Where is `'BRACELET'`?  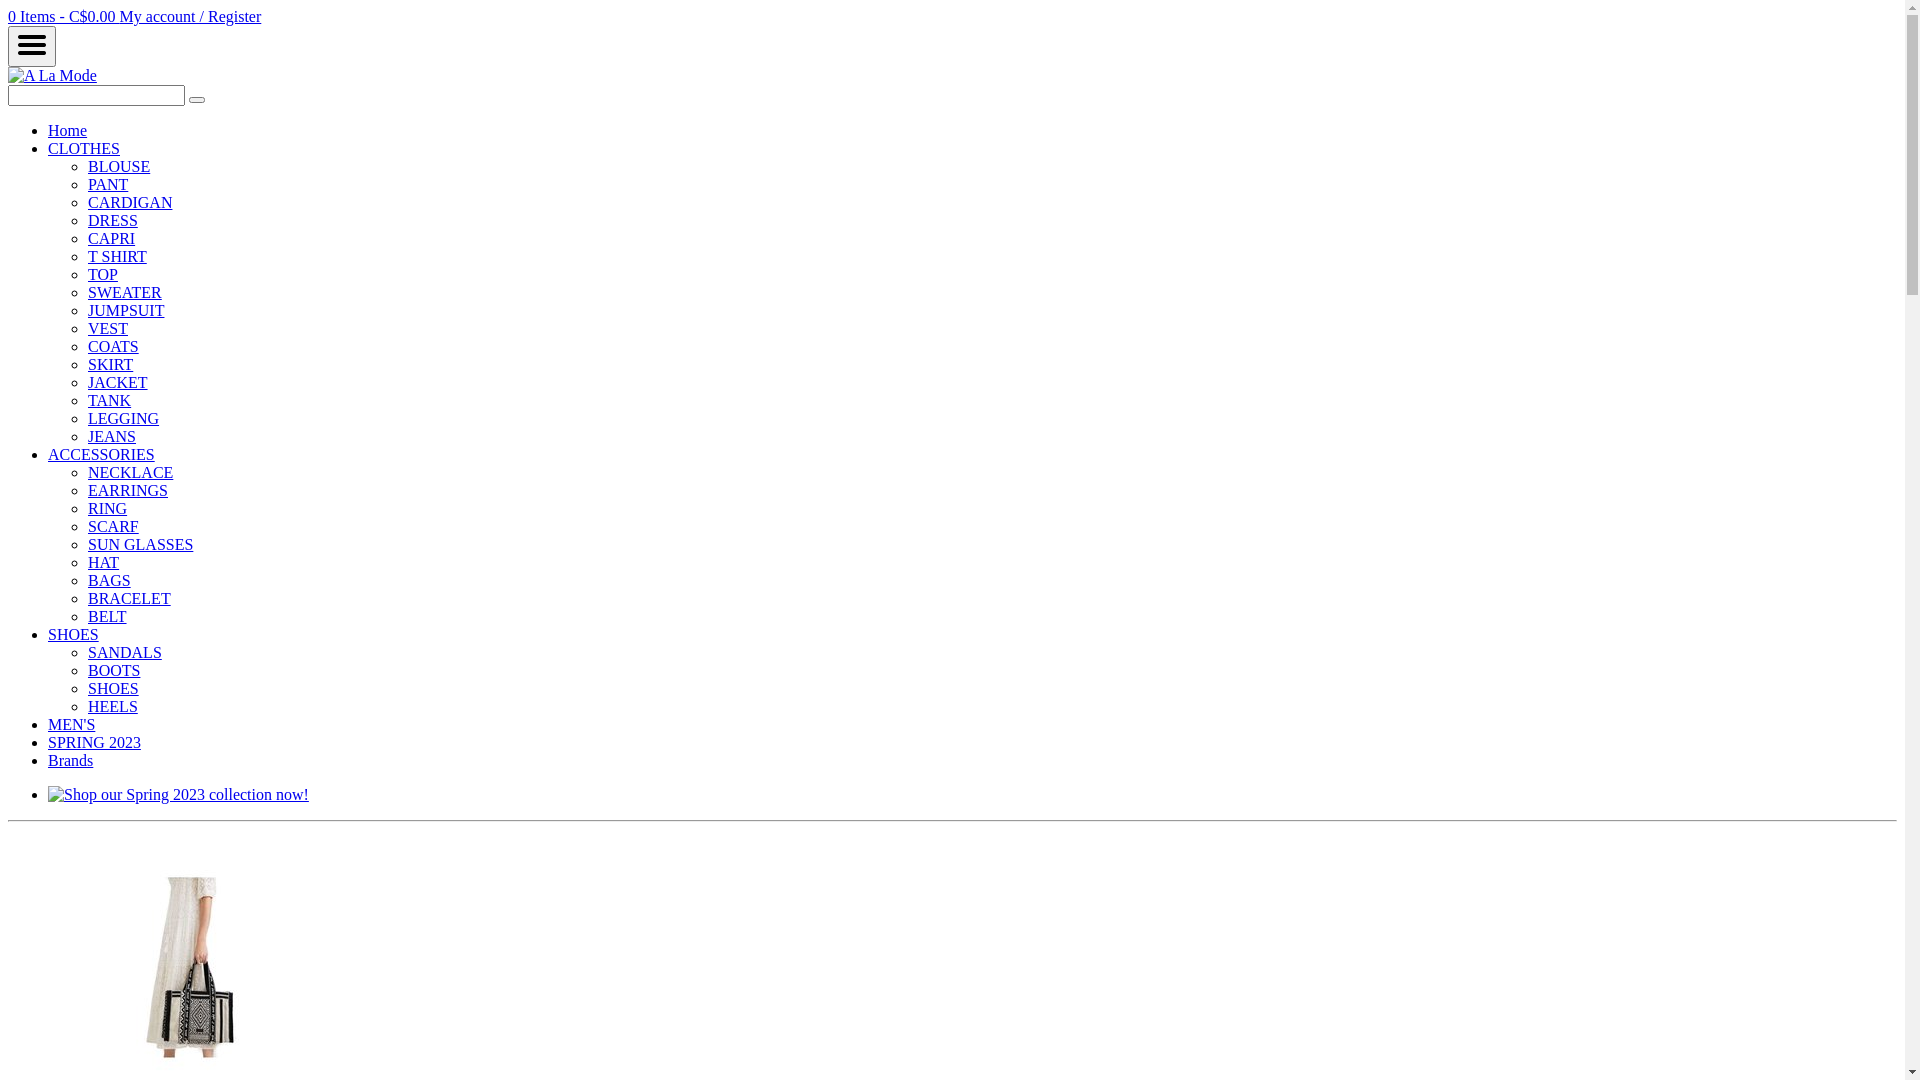 'BRACELET' is located at coordinates (128, 597).